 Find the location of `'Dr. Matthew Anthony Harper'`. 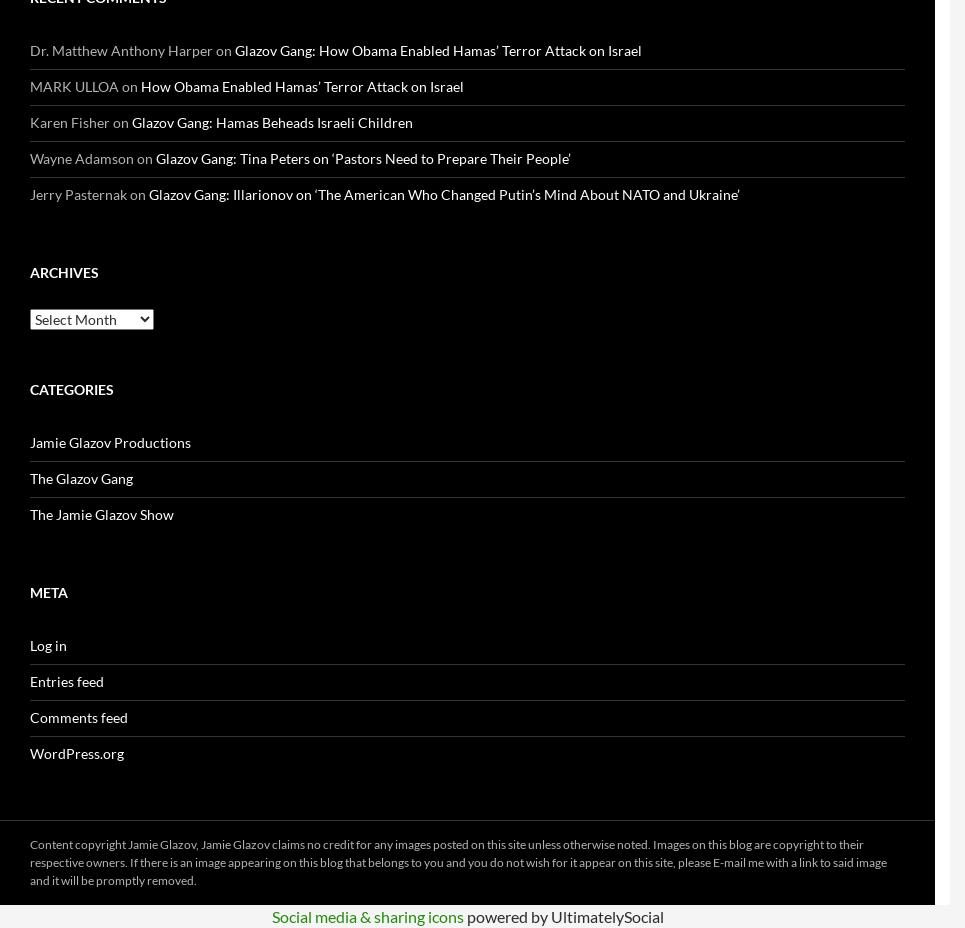

'Dr. Matthew Anthony Harper' is located at coordinates (121, 49).